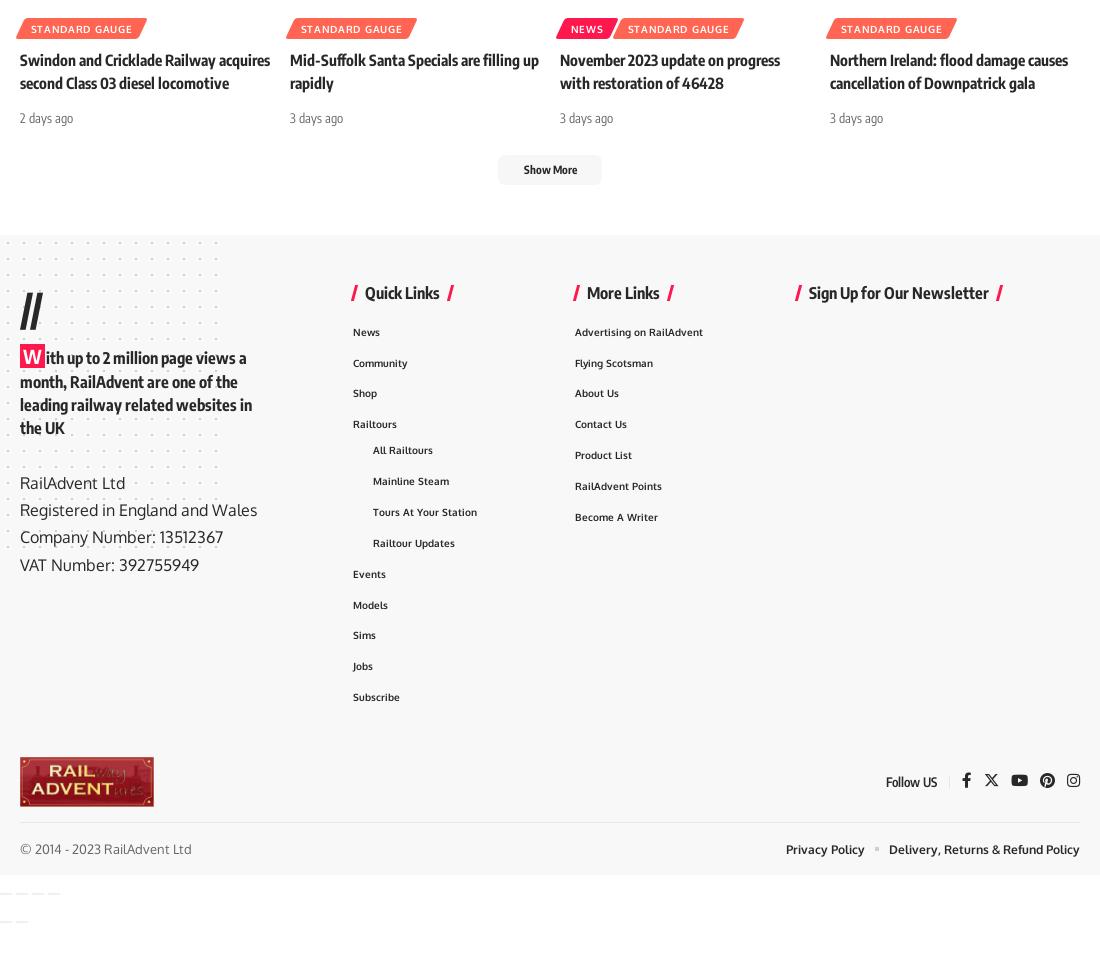  Describe the element at coordinates (137, 547) in the screenshot. I see `'Registered in England and Wales'` at that location.